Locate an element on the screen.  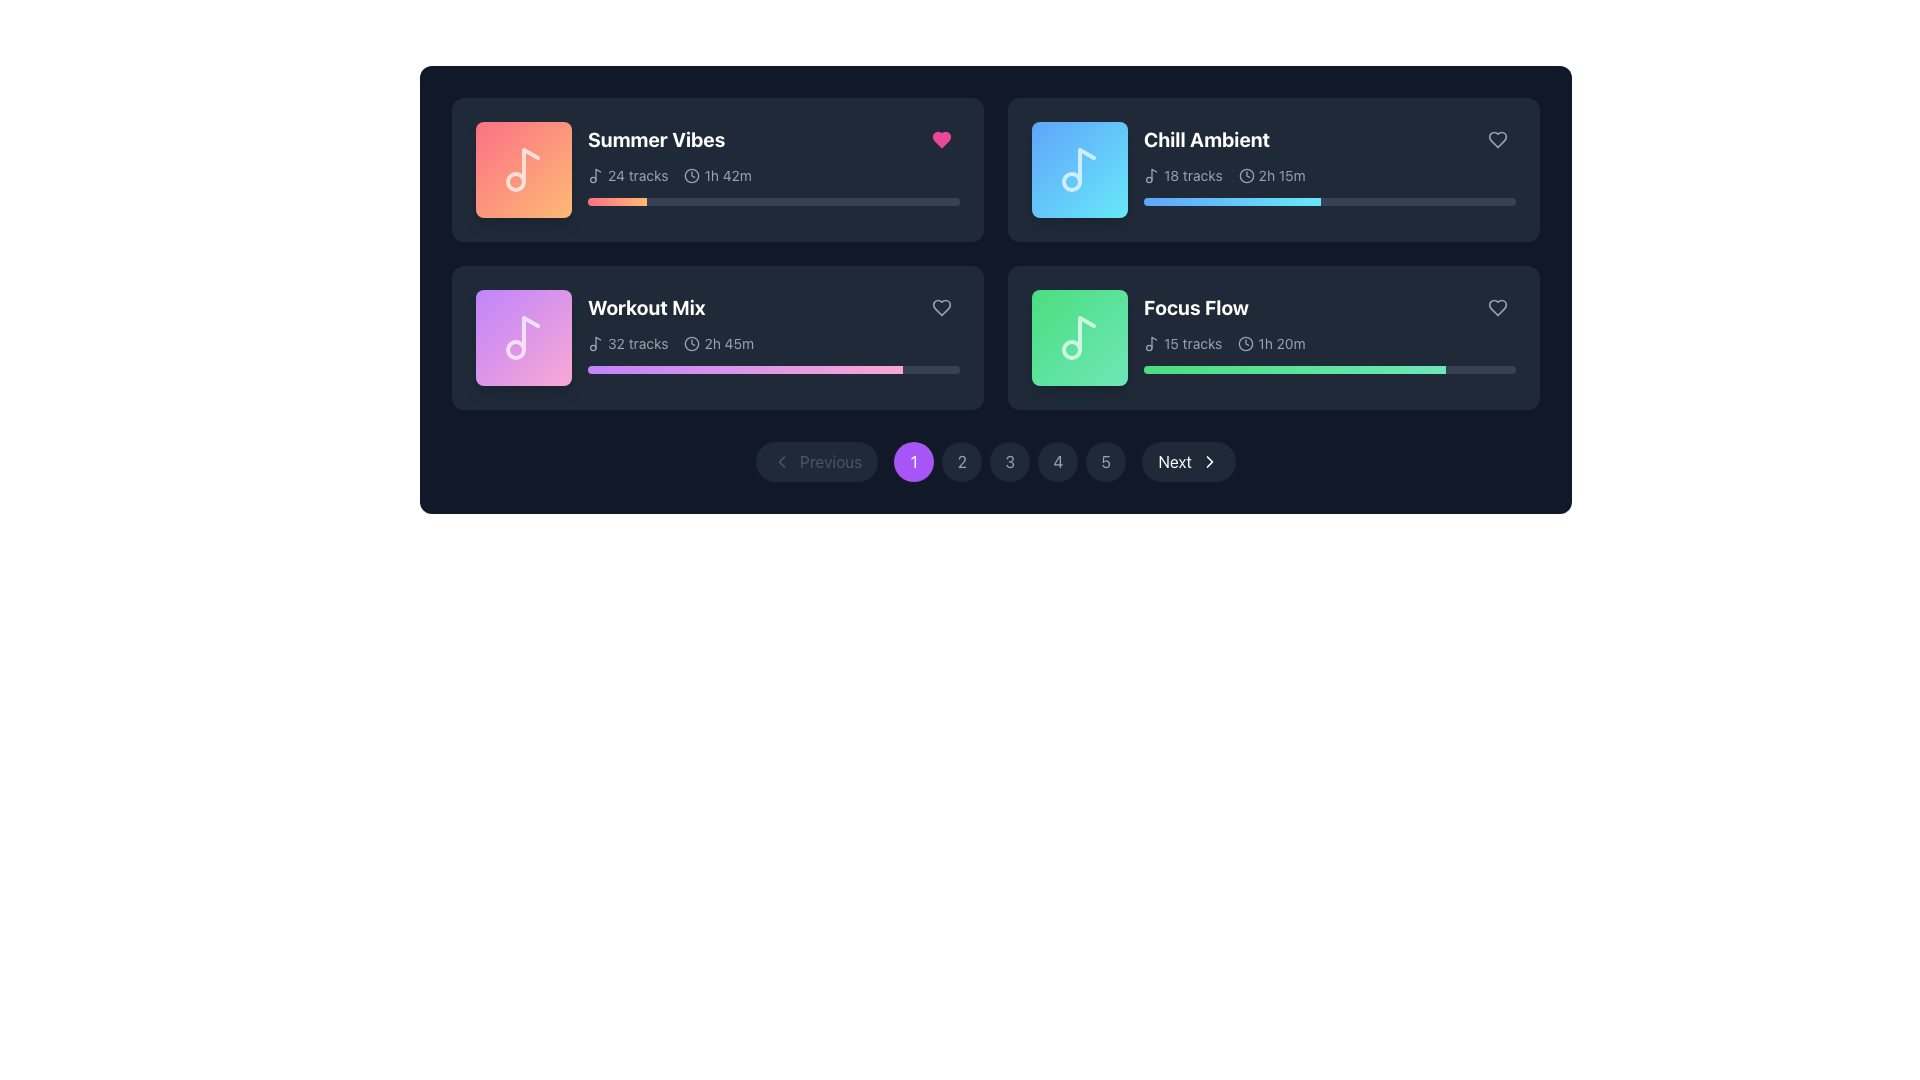
the 'Chill Ambient' interactive card is located at coordinates (1272, 168).